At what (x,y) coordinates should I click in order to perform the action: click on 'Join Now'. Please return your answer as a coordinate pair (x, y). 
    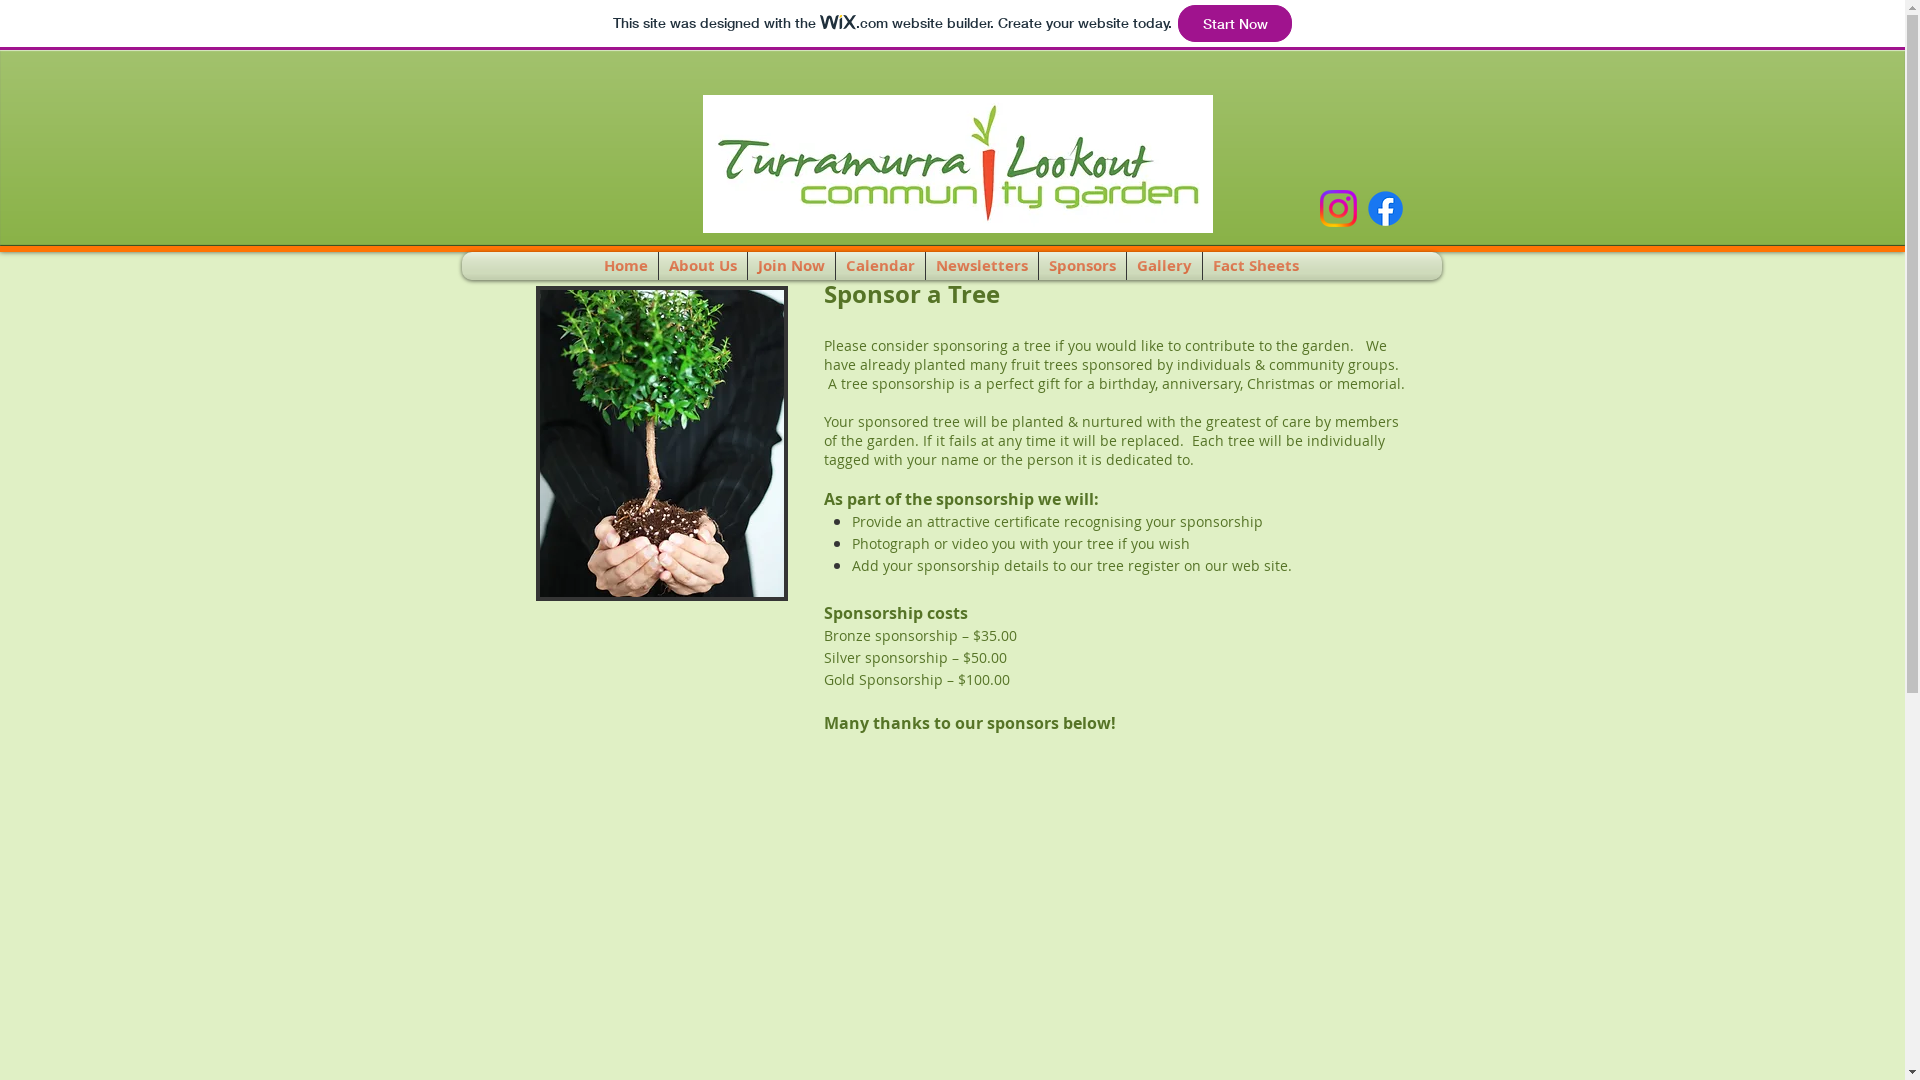
    Looking at the image, I should click on (790, 265).